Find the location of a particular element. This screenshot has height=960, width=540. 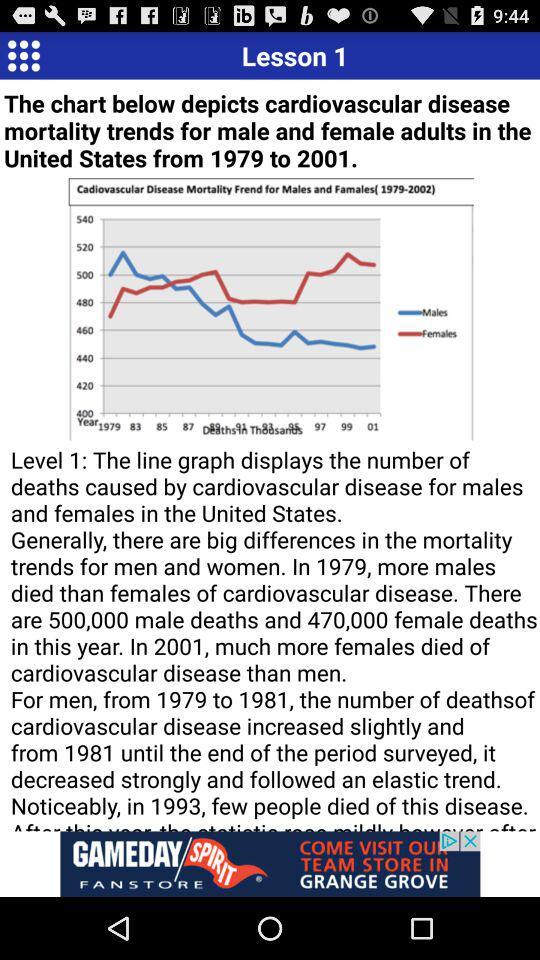

the dialpad icon is located at coordinates (22, 58).